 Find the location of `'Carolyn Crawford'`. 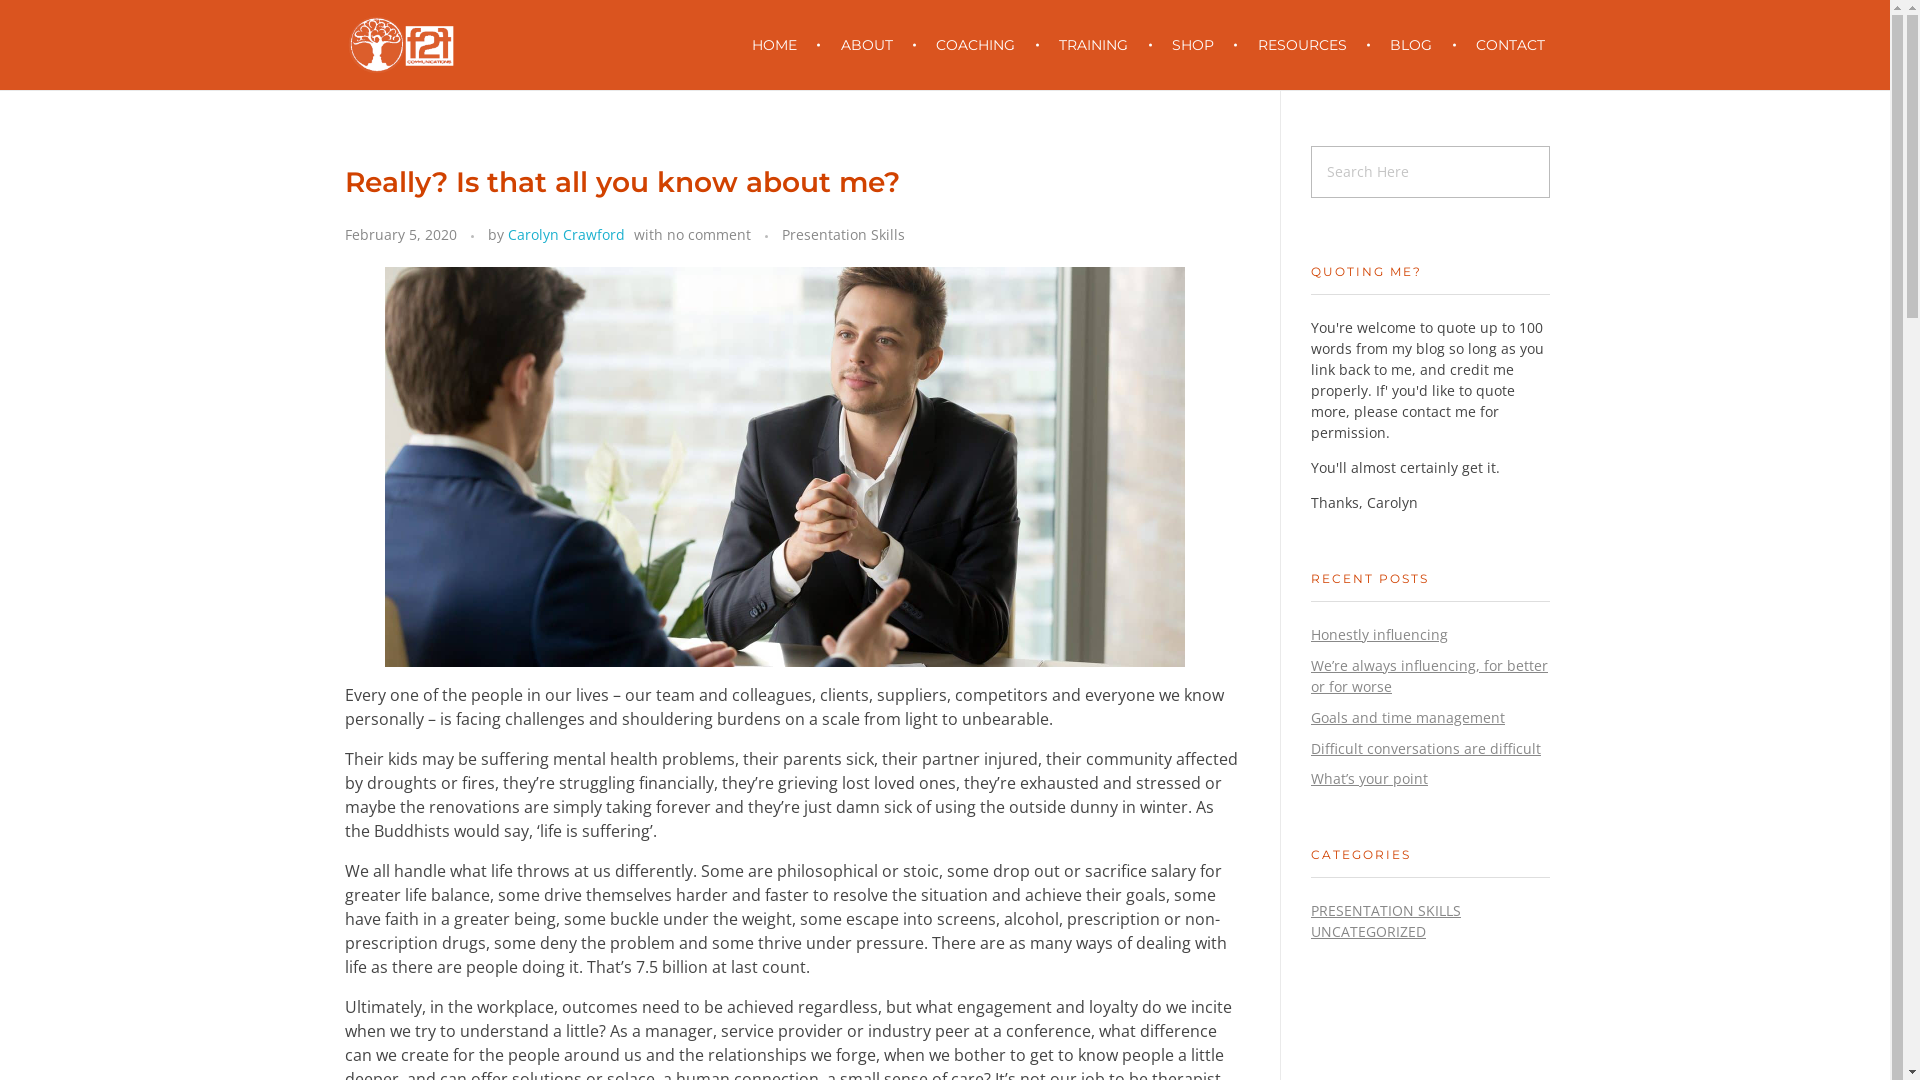

'Carolyn Crawford' is located at coordinates (565, 233).